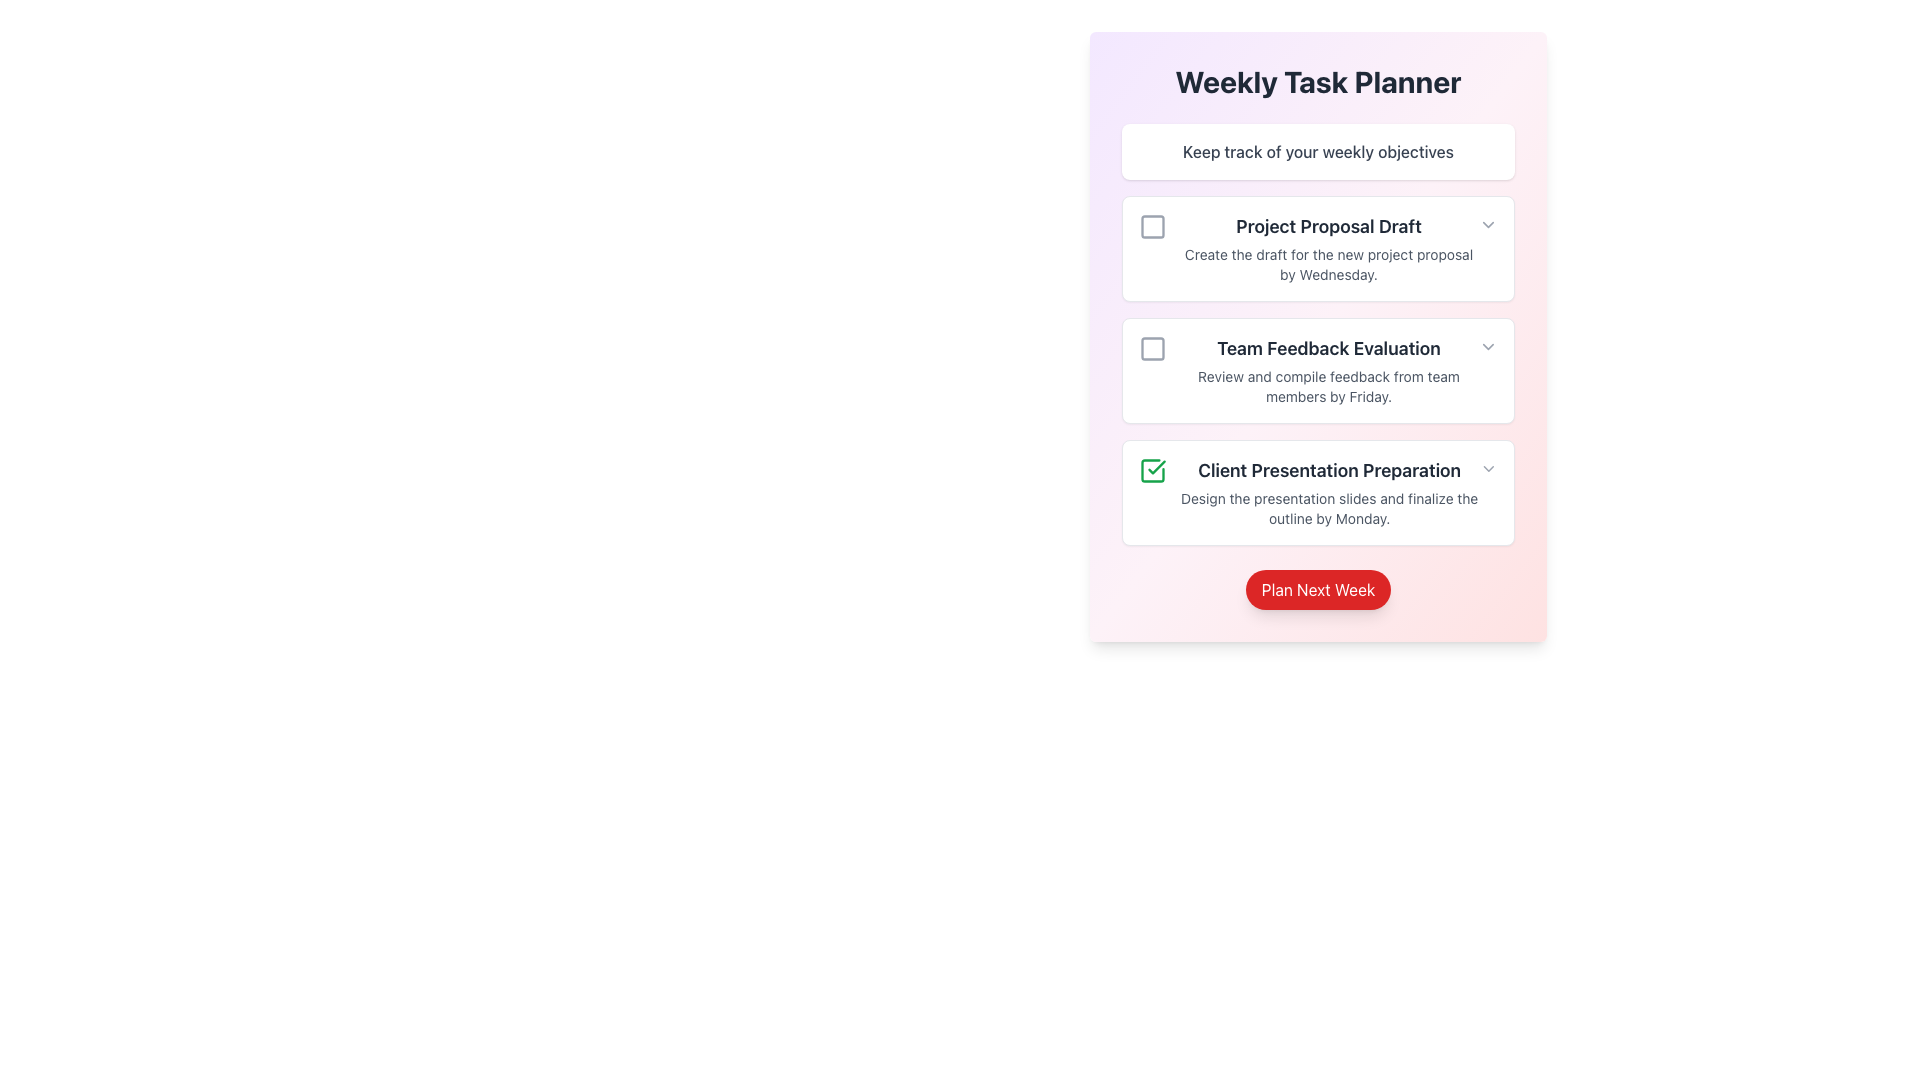 This screenshot has width=1920, height=1080. What do you see at coordinates (1488, 346) in the screenshot?
I see `the chevron icon toggle button for the 'Team Feedback Evaluation' task` at bounding box center [1488, 346].